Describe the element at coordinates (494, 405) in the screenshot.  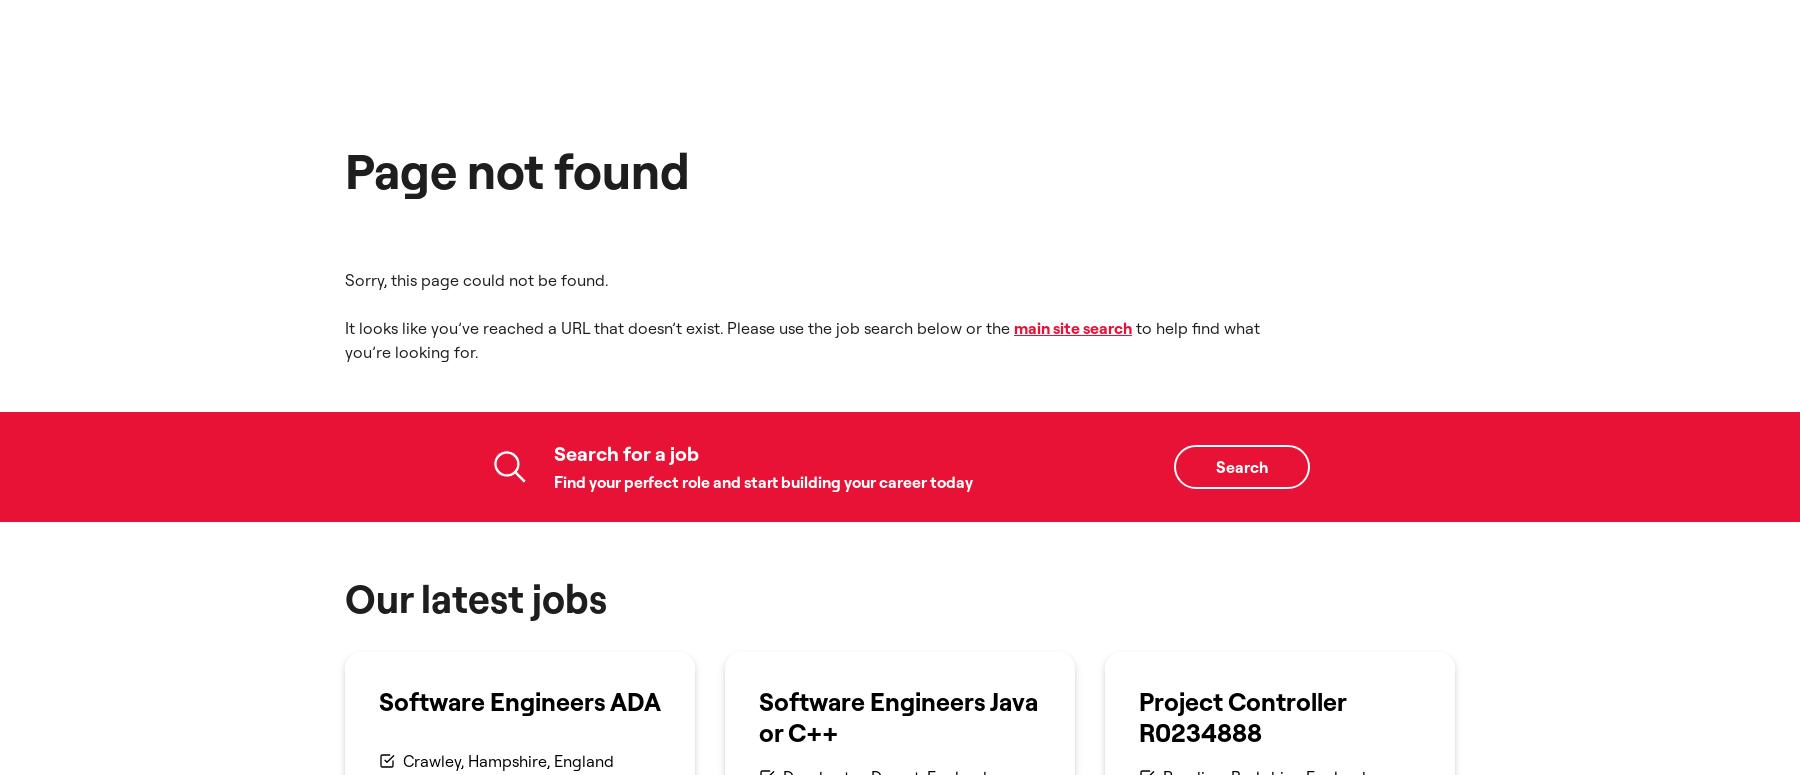
I see `'£66,192 - 73,546 per year'` at that location.